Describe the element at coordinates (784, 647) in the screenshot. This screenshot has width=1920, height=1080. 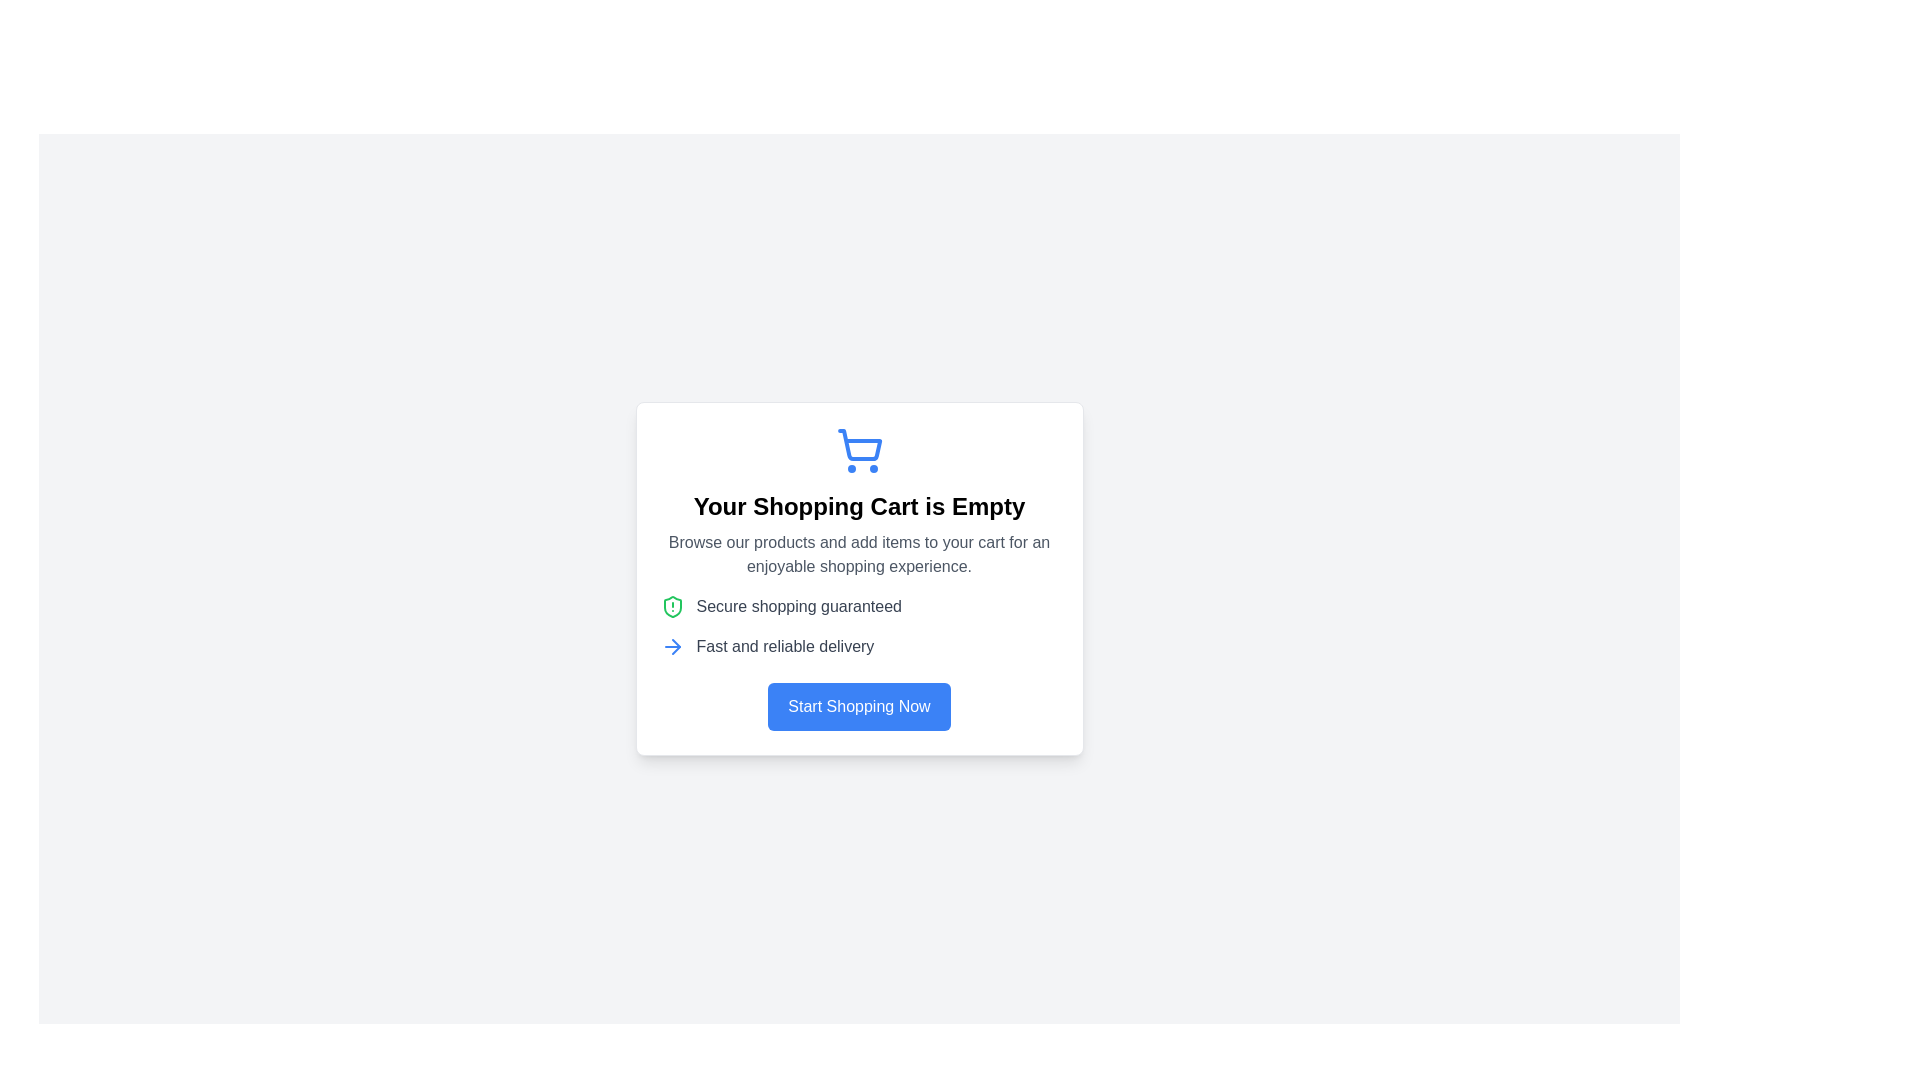
I see `the static text that describes a feature or service, located to the right of a blue arrow icon in a horizontal layout` at that location.